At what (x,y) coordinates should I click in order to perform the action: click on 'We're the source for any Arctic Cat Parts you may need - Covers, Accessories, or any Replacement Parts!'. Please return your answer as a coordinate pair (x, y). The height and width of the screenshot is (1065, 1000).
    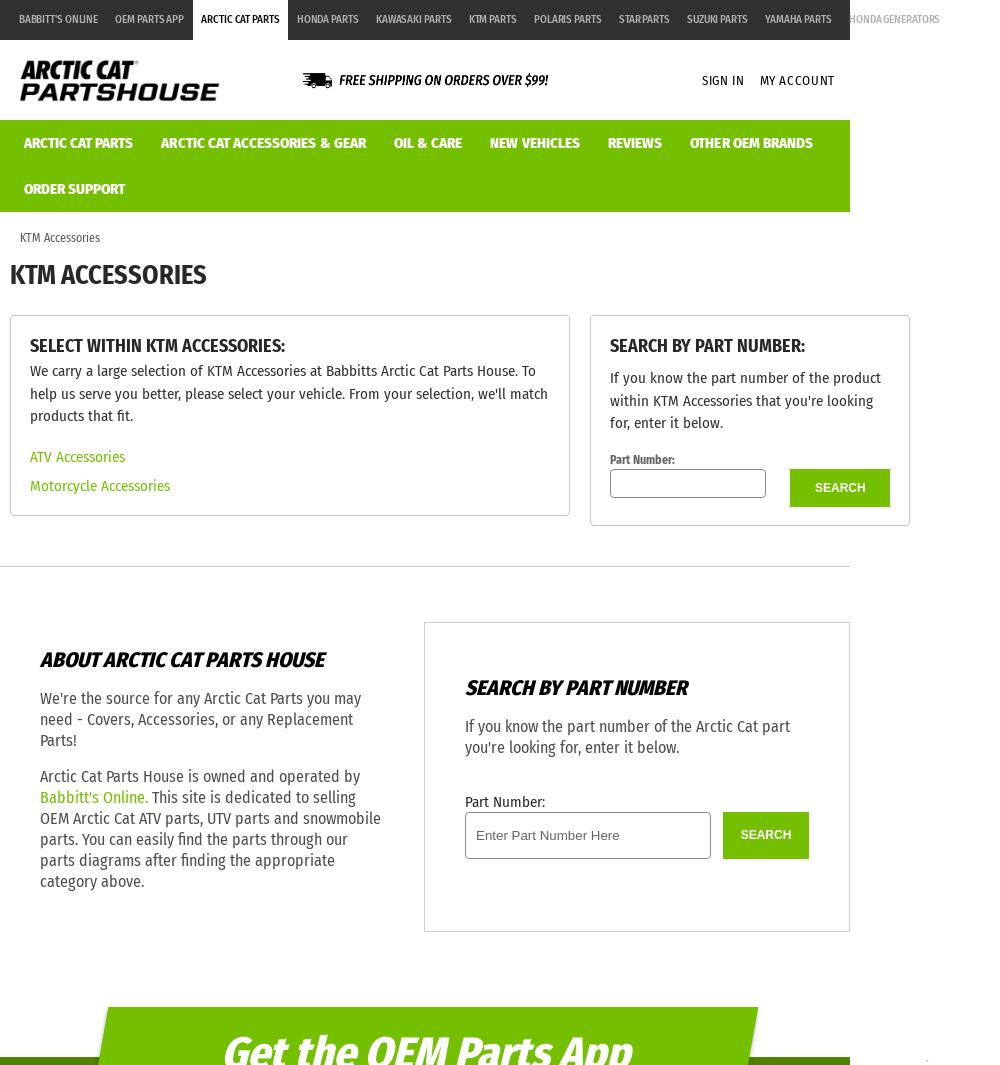
    Looking at the image, I should click on (40, 718).